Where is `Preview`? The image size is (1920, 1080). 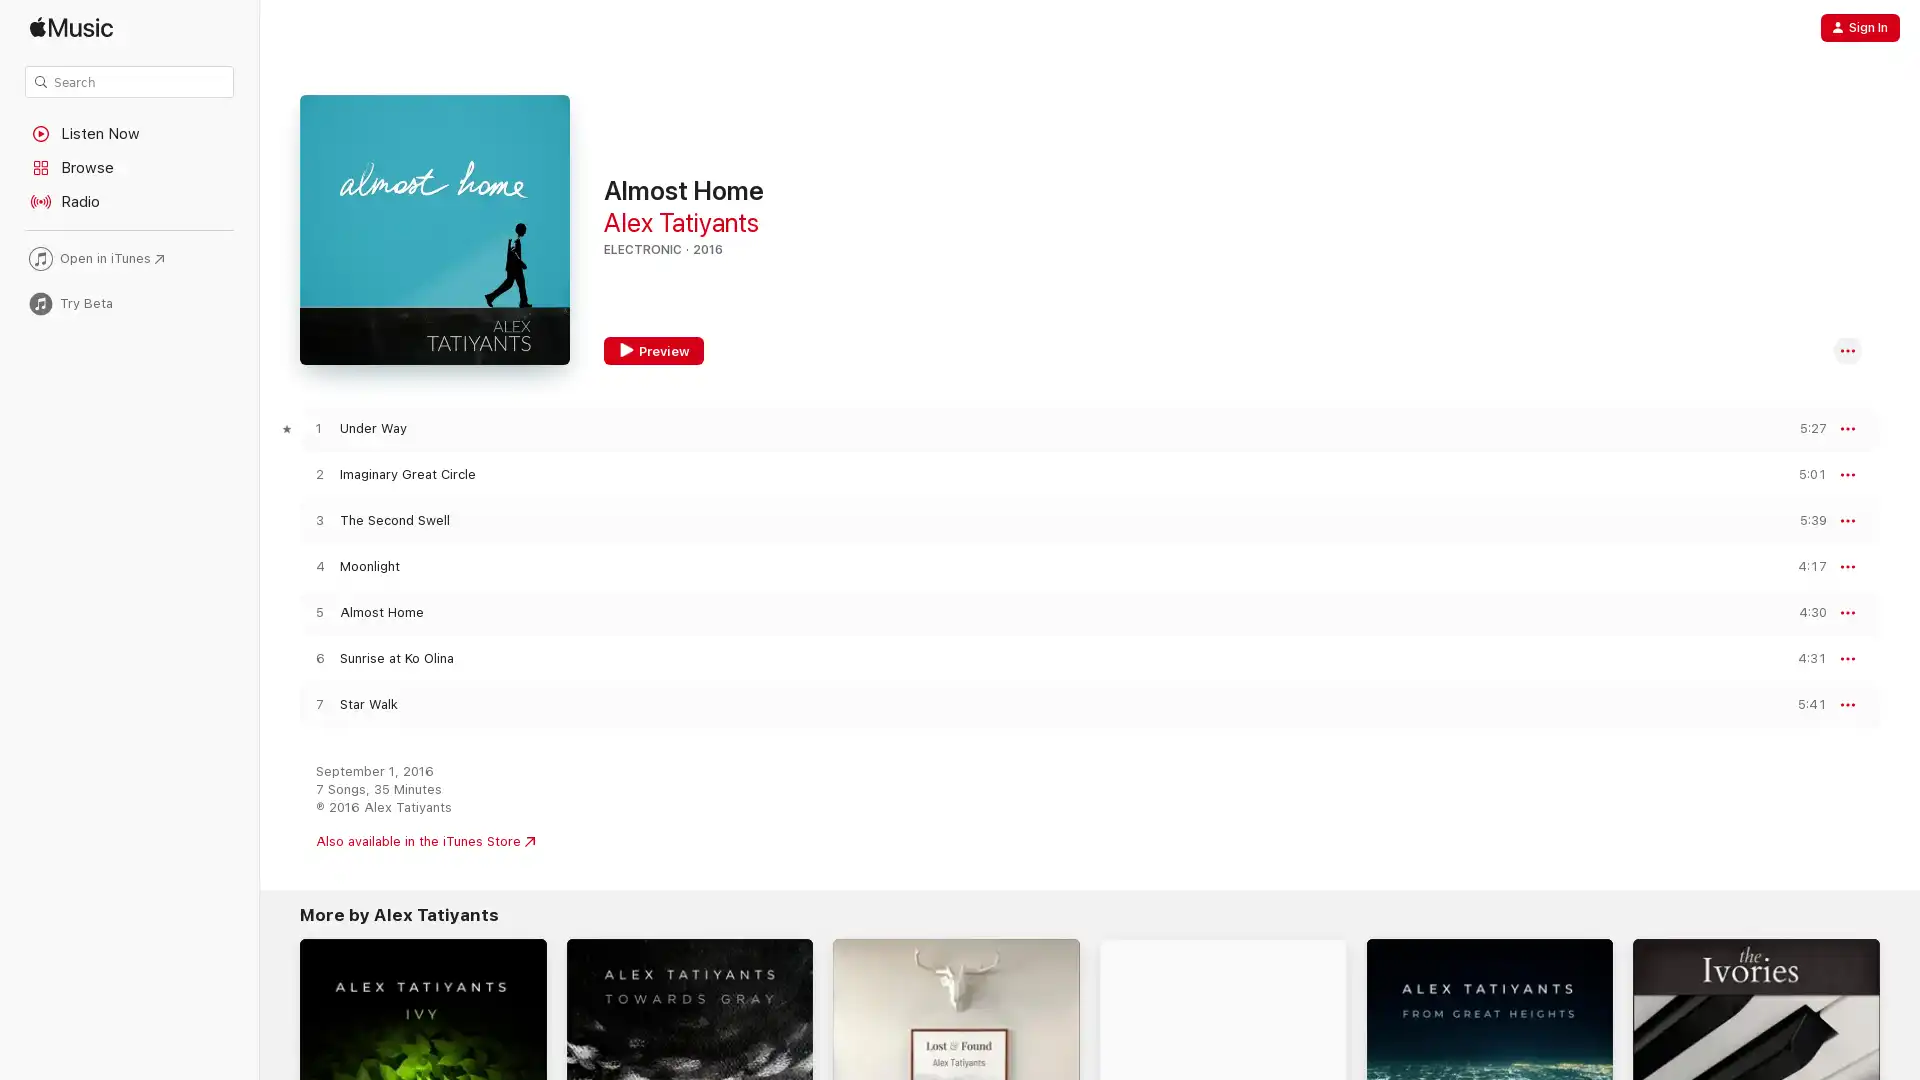 Preview is located at coordinates (1804, 658).